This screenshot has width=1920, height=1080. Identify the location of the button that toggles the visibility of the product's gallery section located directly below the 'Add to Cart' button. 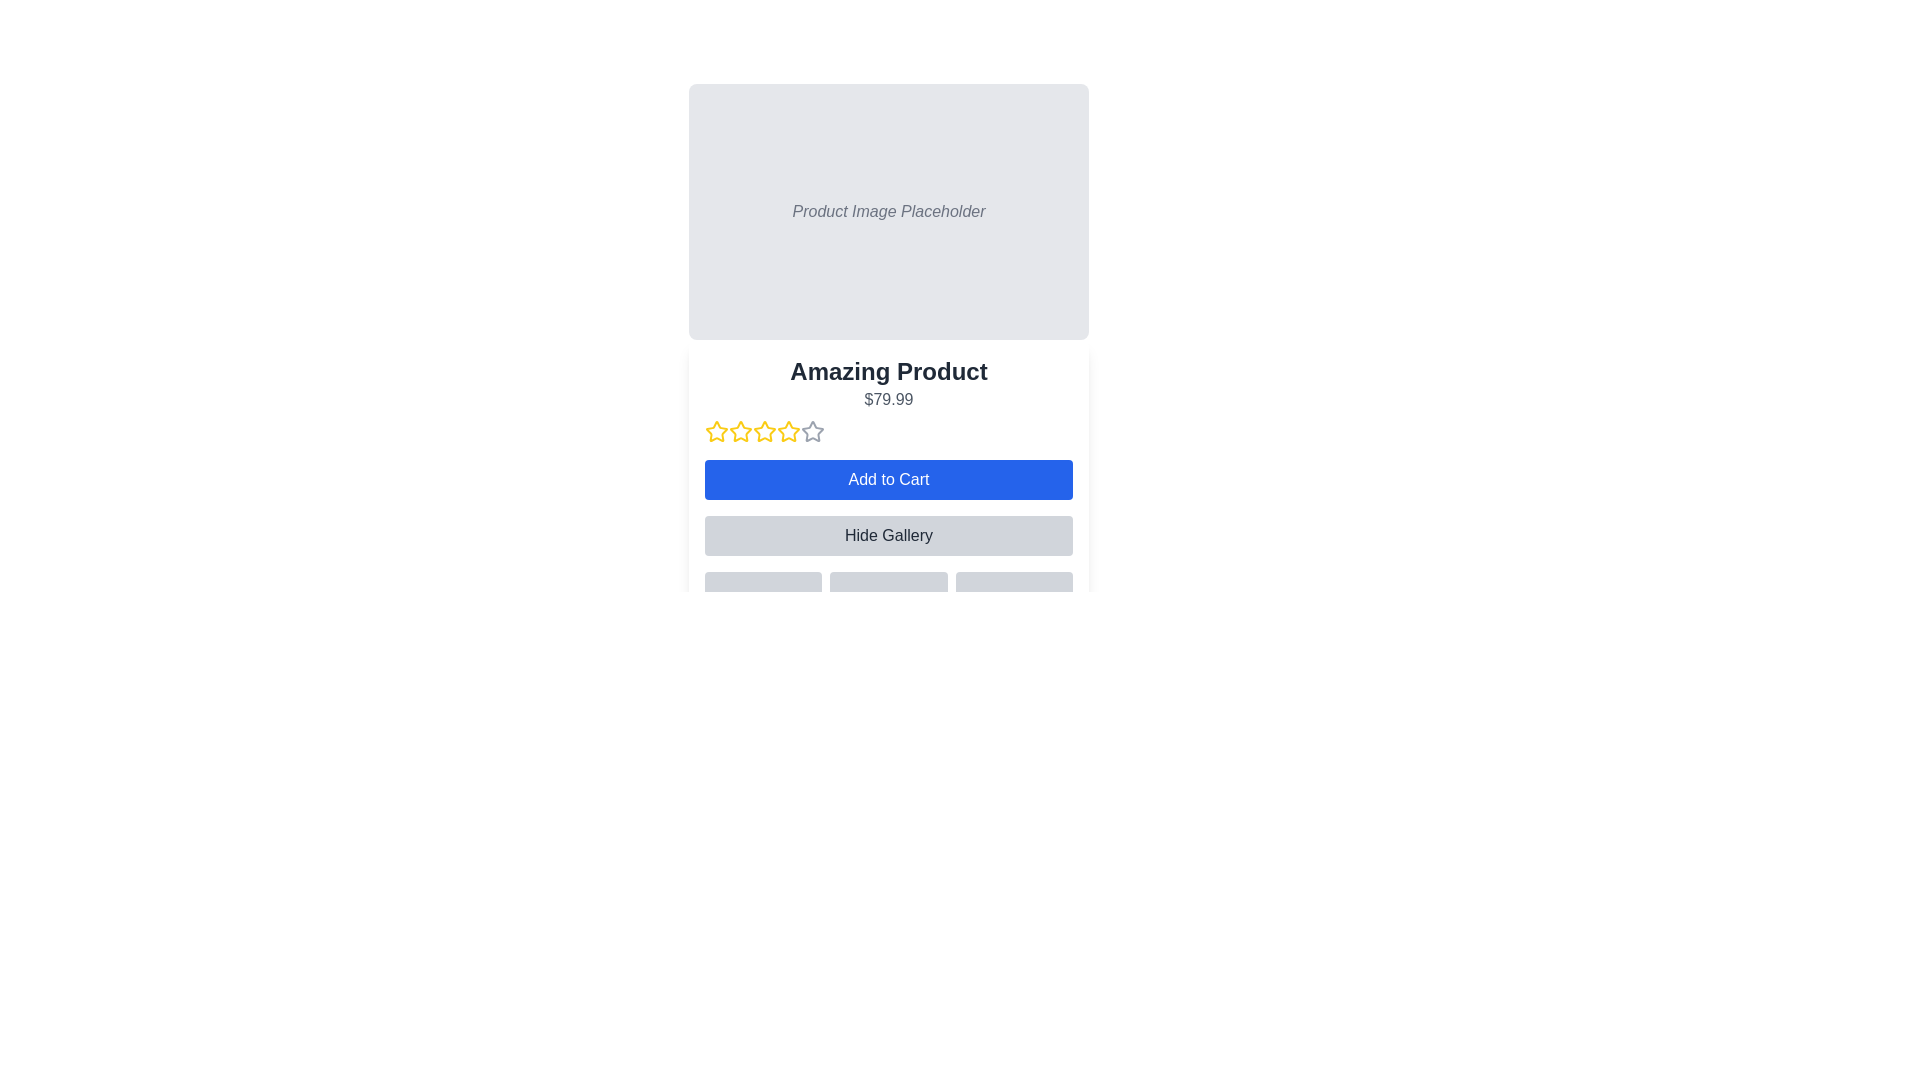
(887, 535).